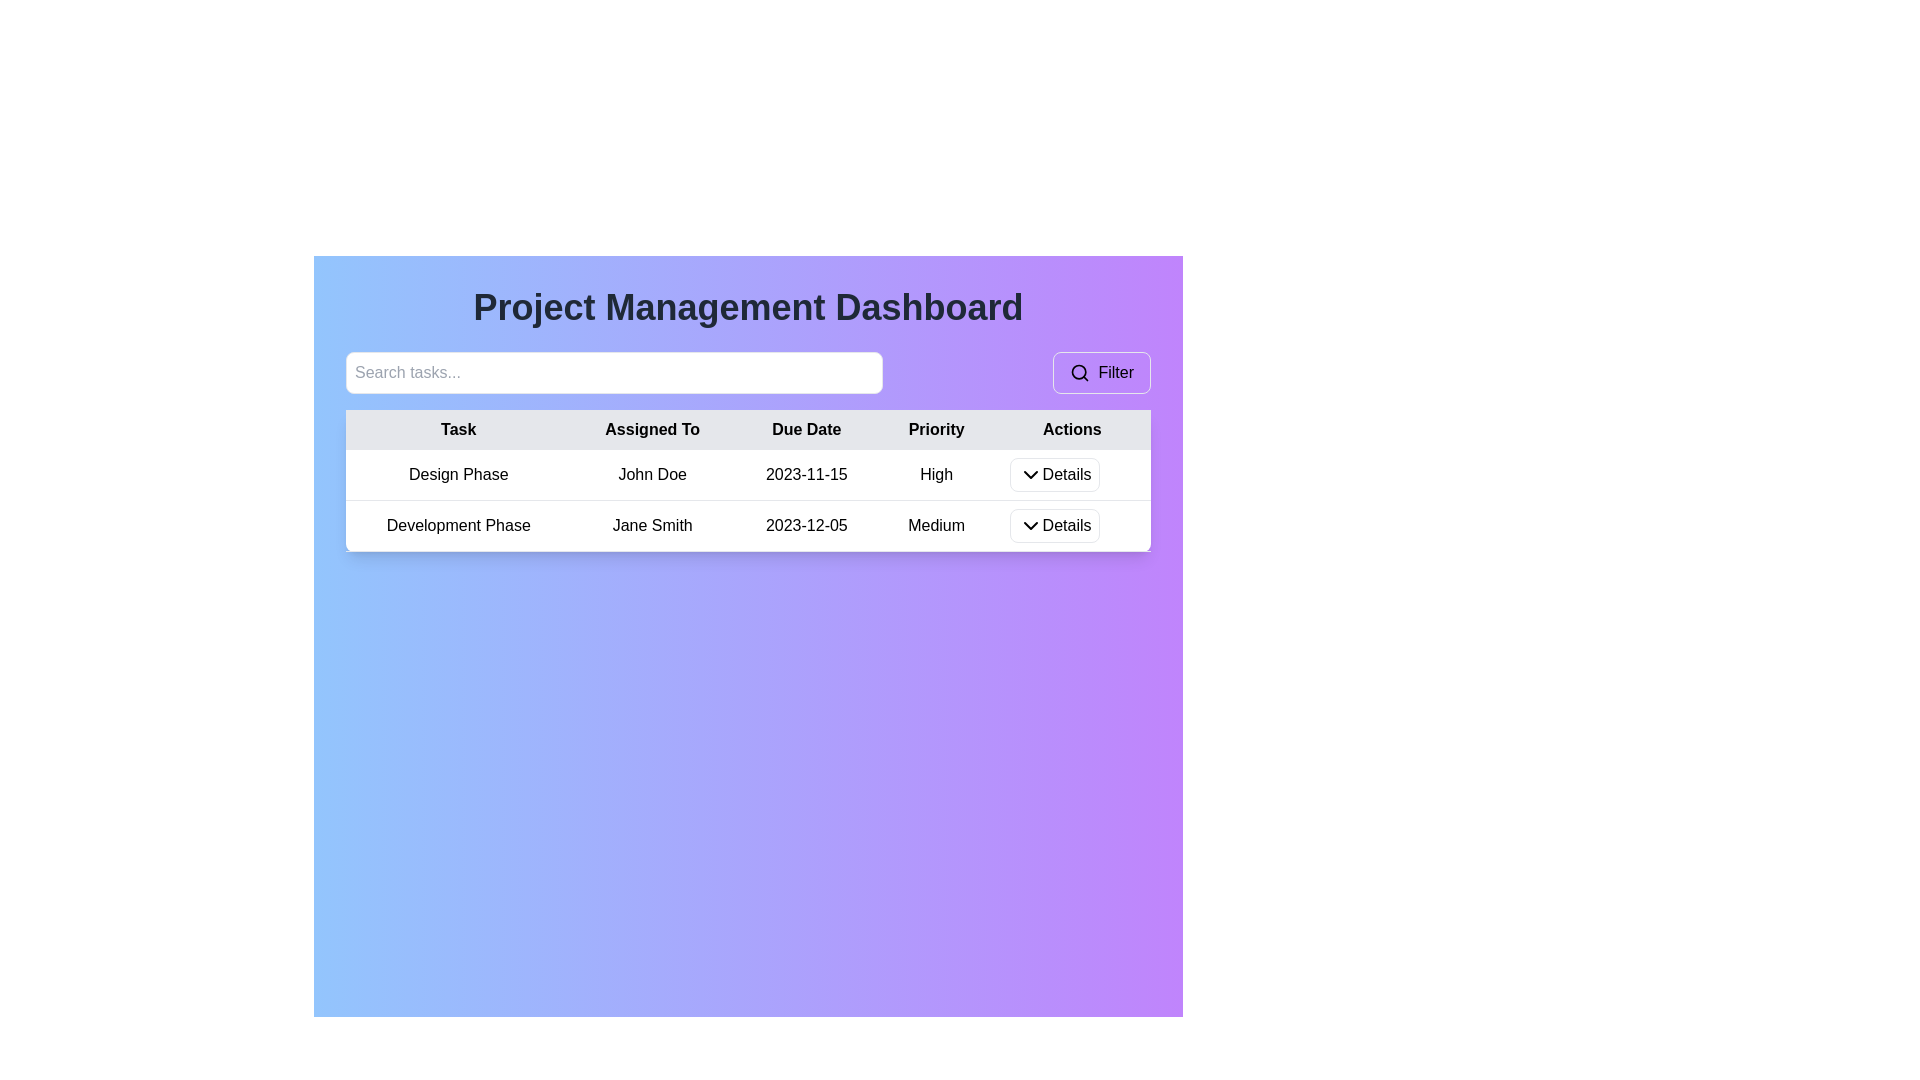 This screenshot has height=1080, width=1920. Describe the element at coordinates (1071, 428) in the screenshot. I see `the Table Header Cell displaying 'Actions' in bold text, located in the rightmost column of the header row` at that location.